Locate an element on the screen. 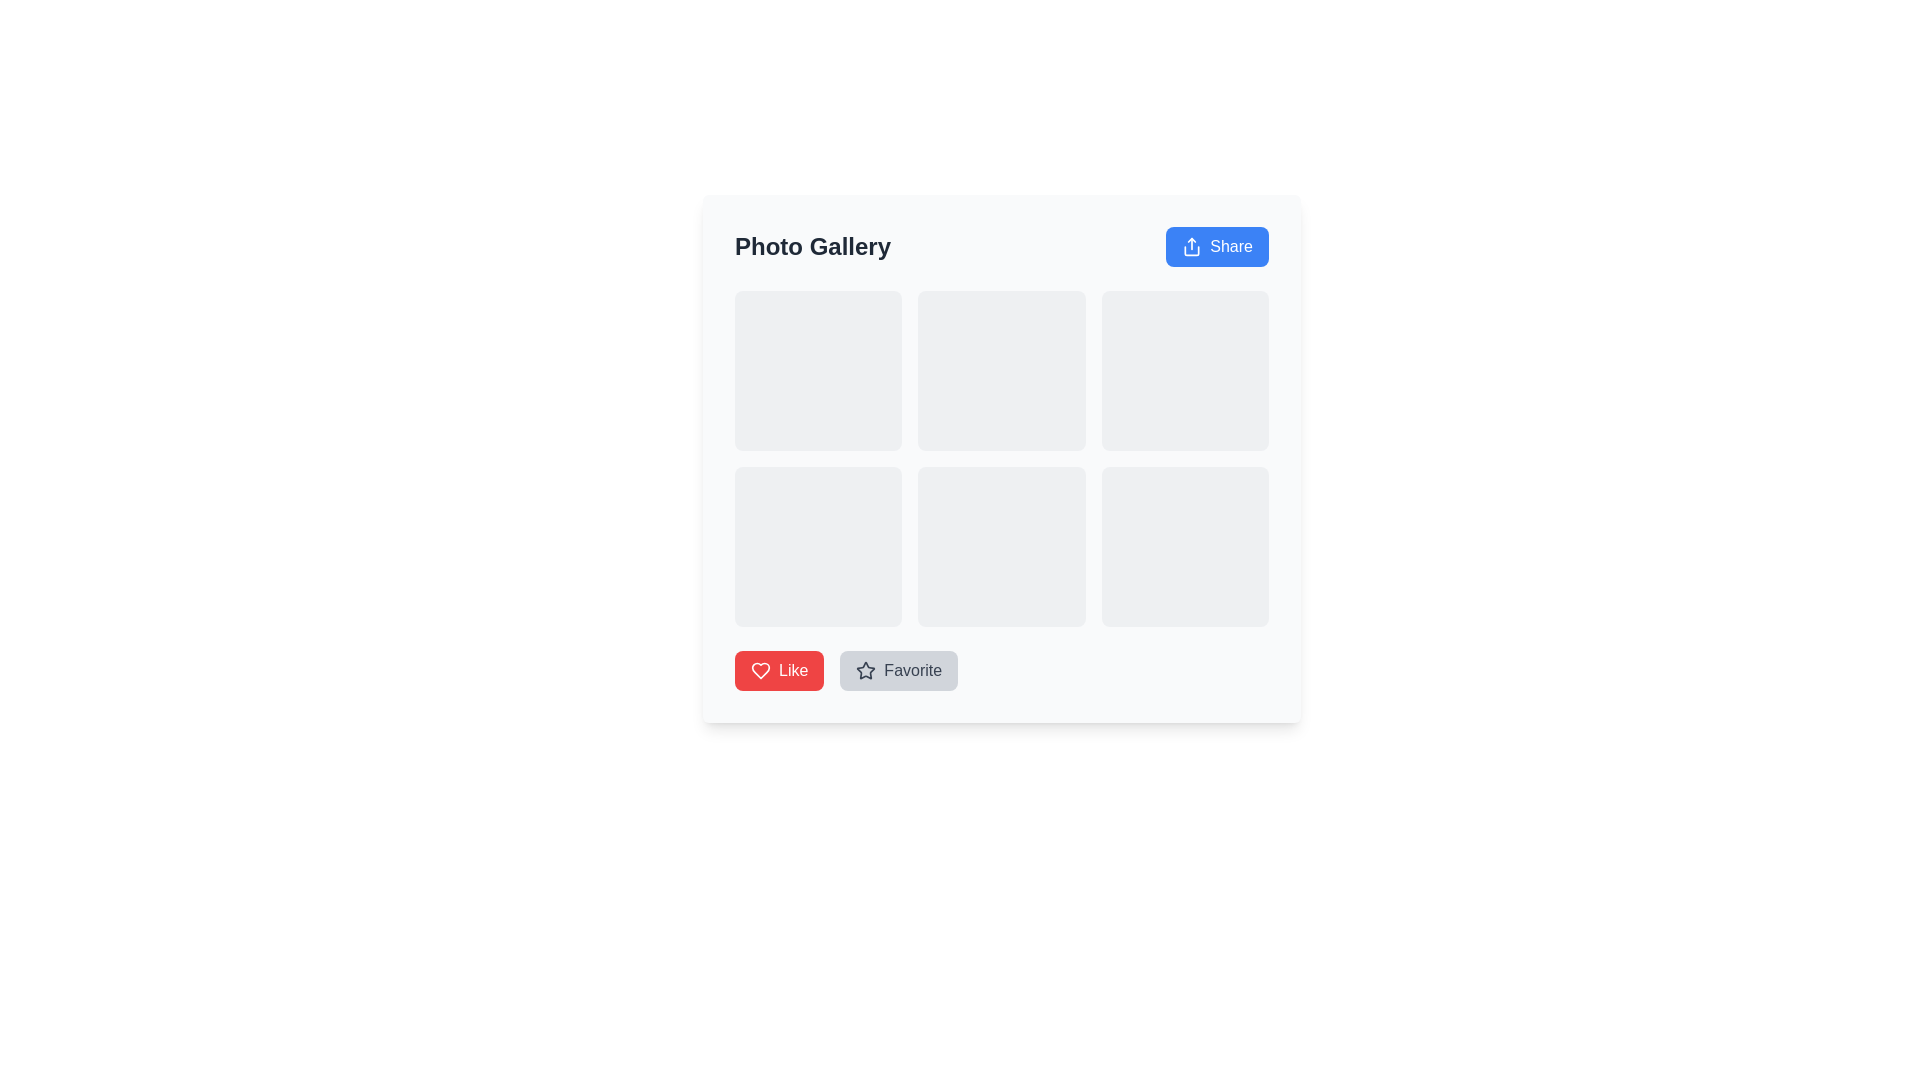 The image size is (1920, 1080). the heart-shaped icon filled with solid red color within the 'Like' button at the bottom left of the Photo Gallery interface to like the photo is located at coordinates (760, 671).